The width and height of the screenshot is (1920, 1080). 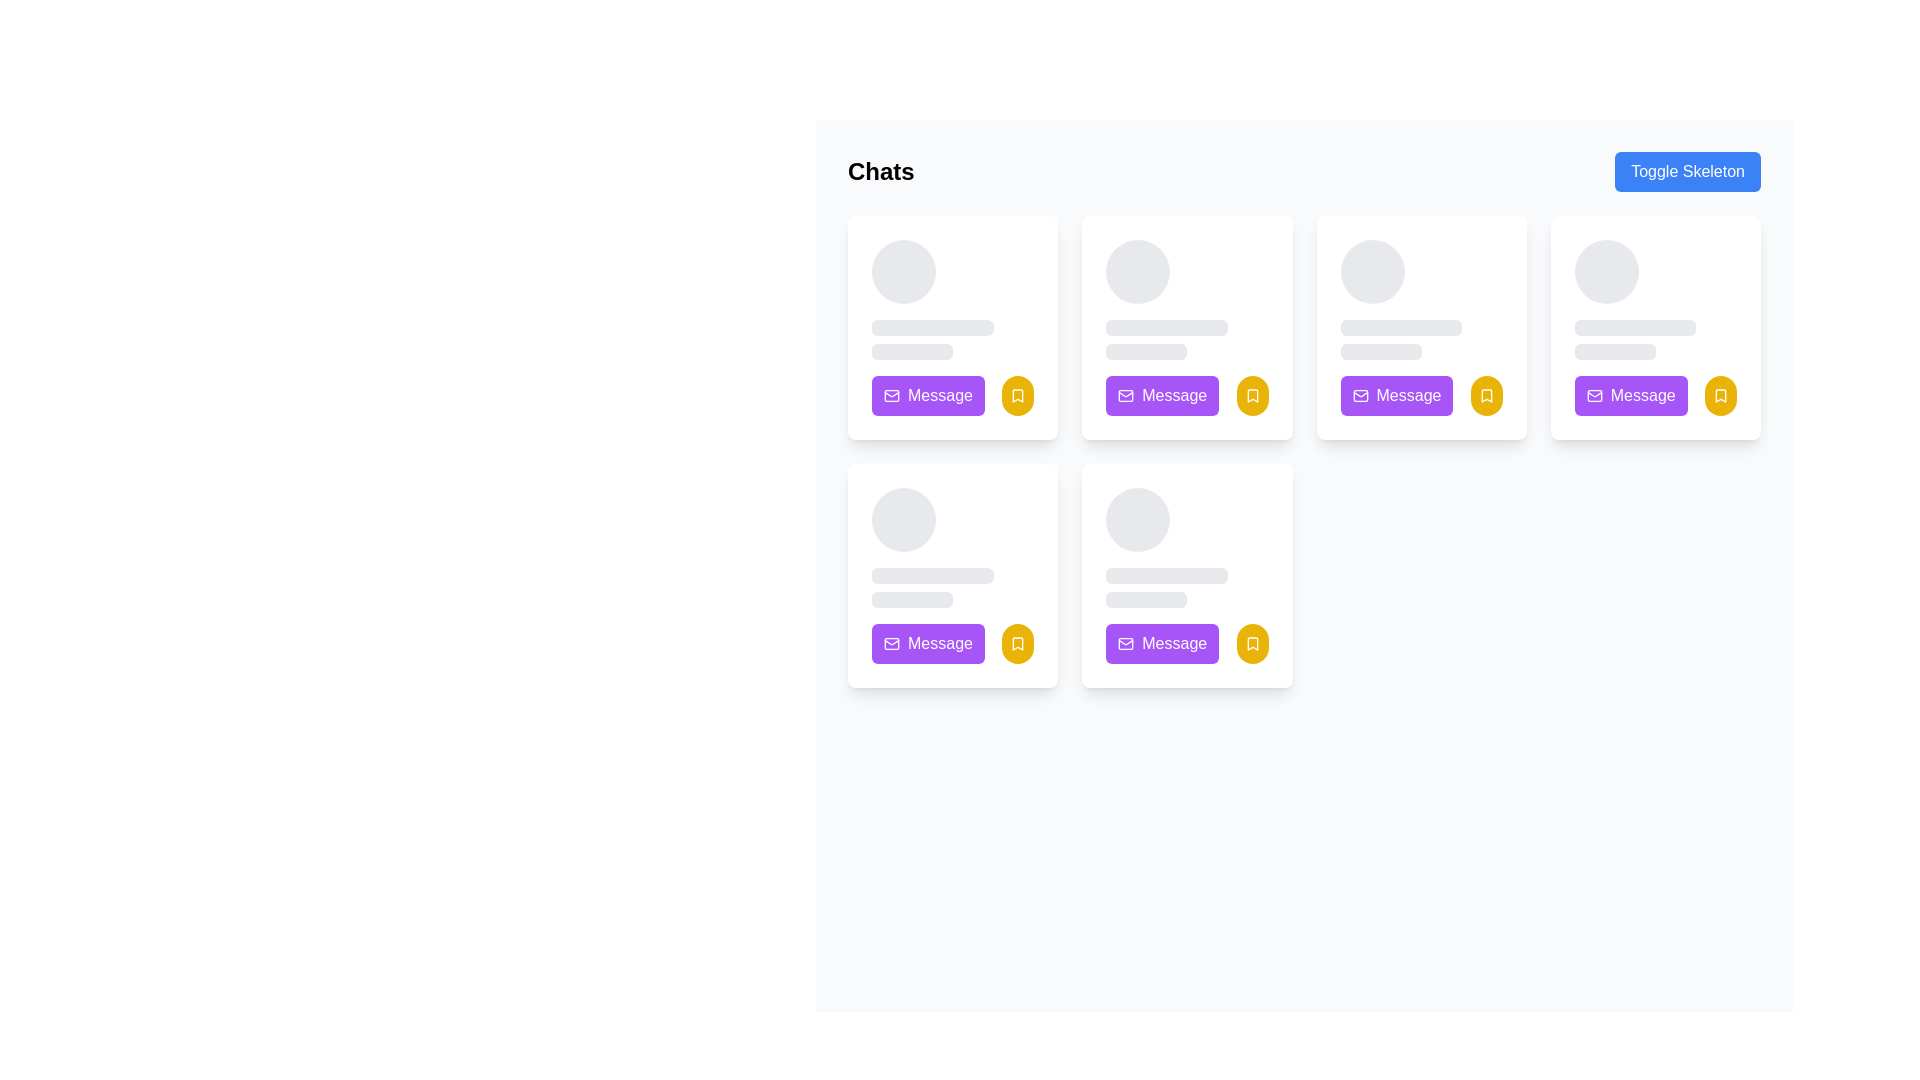 I want to click on the yellow bookmark-like icon with a rounded top and pointed bottom, located at the bottom-right corner of the lower-left card in a grid of six cards, so click(x=1251, y=644).